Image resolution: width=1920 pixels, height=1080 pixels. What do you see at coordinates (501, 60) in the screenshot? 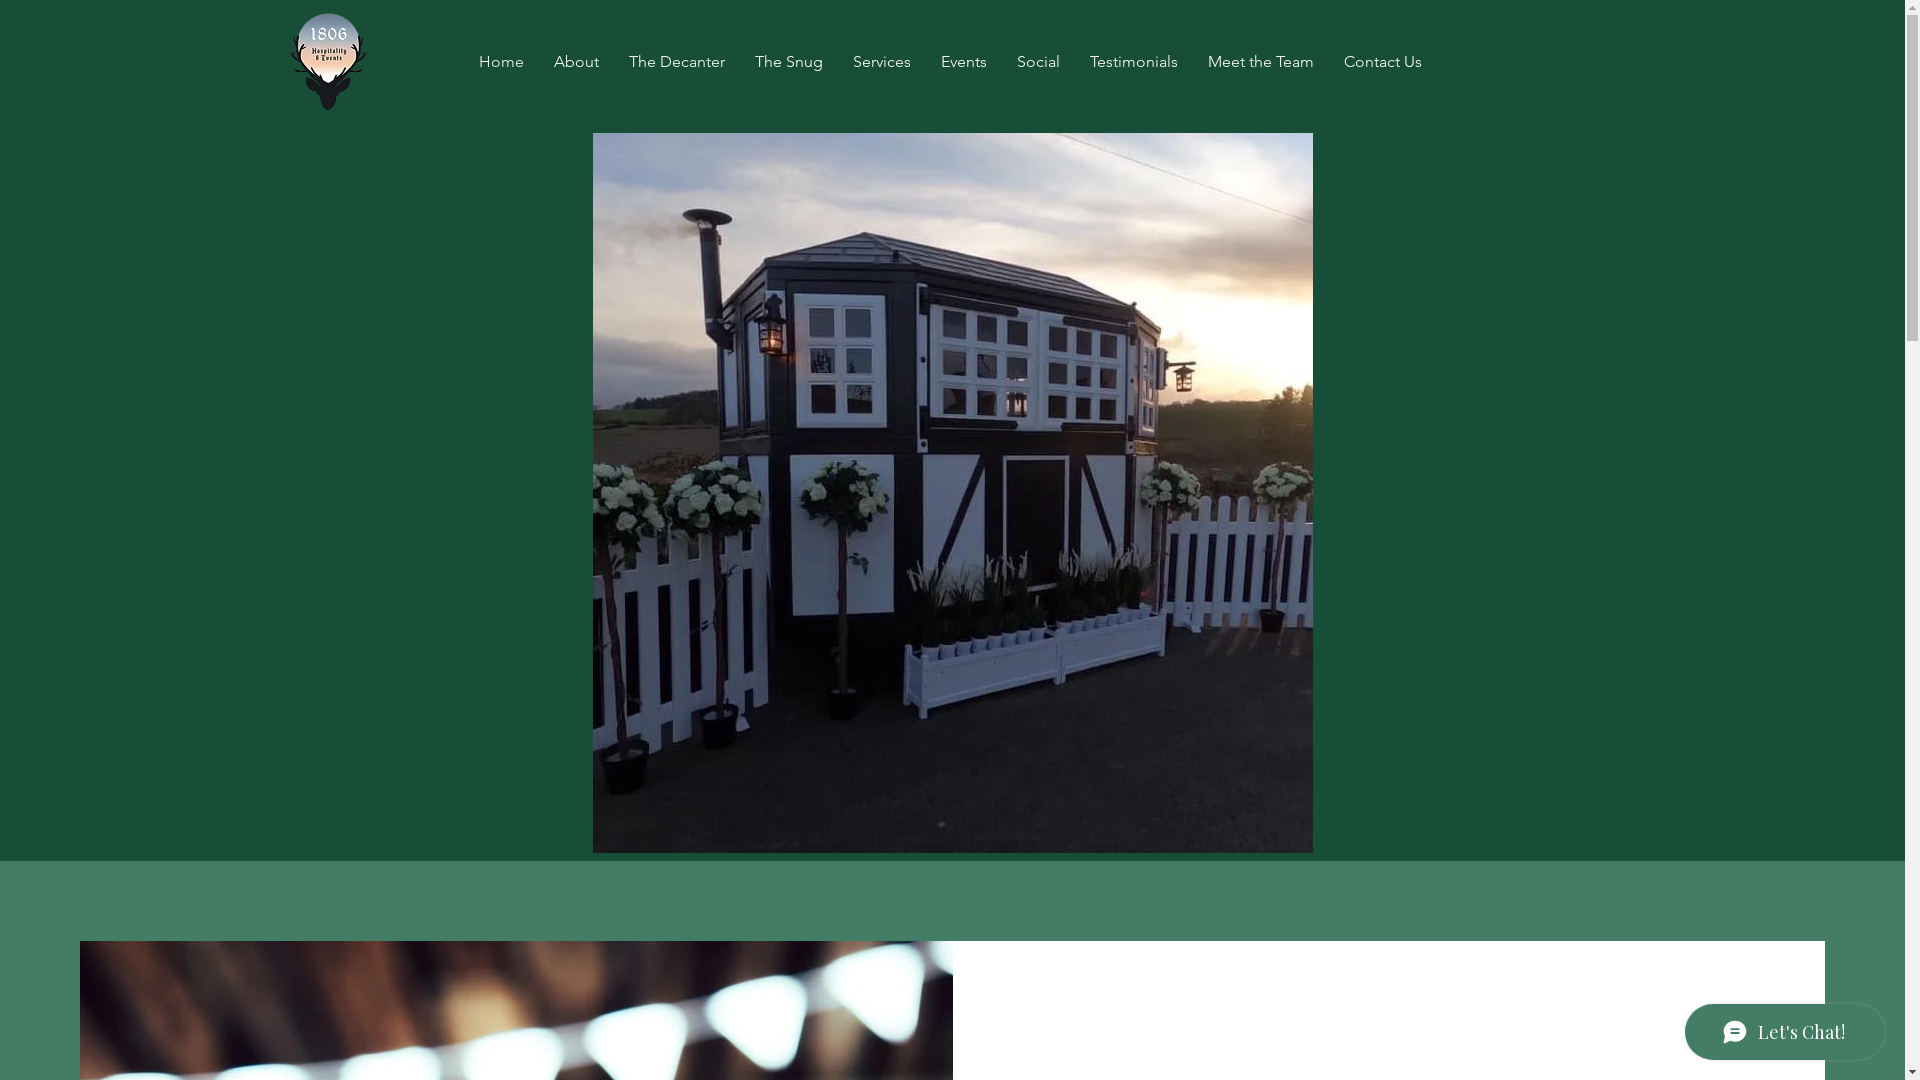
I see `'Home'` at bounding box center [501, 60].